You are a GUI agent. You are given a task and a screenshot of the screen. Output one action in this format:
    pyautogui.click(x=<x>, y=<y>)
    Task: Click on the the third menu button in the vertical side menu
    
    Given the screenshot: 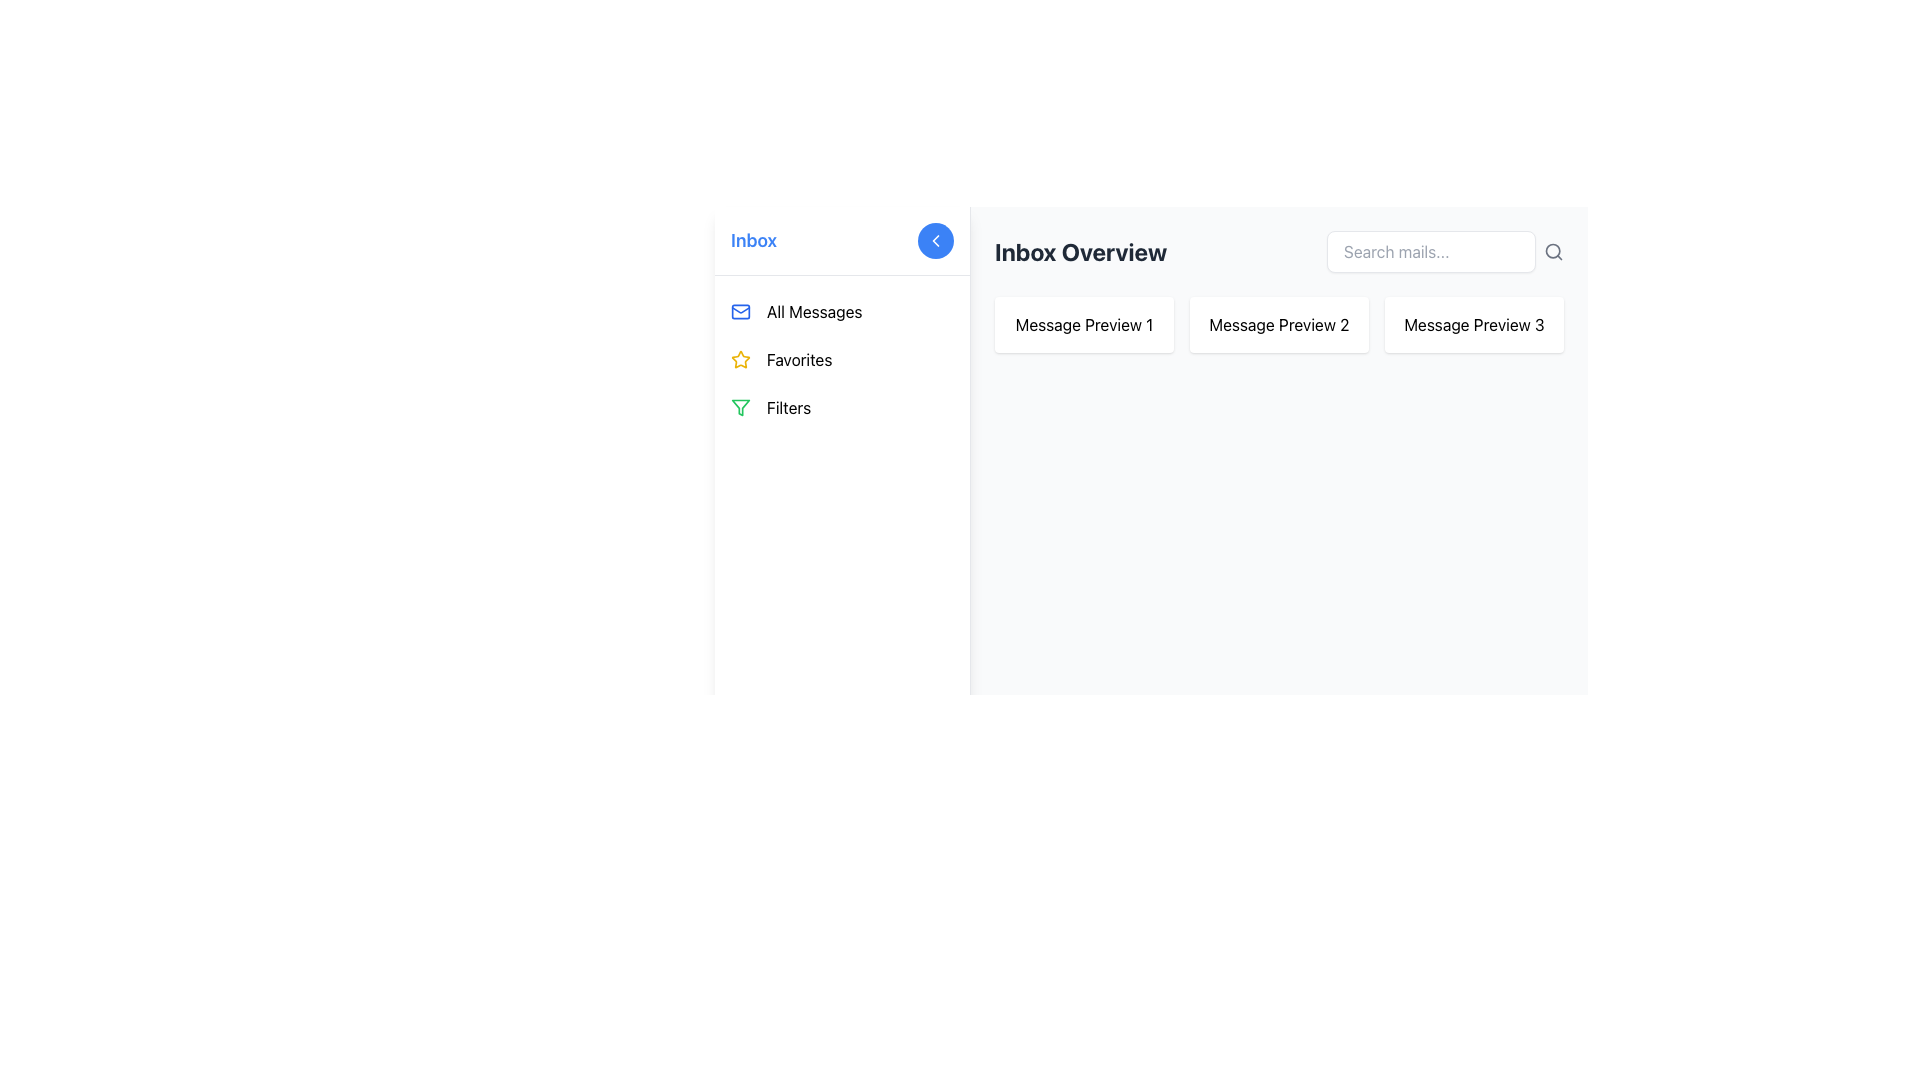 What is the action you would take?
    pyautogui.click(x=842, y=407)
    